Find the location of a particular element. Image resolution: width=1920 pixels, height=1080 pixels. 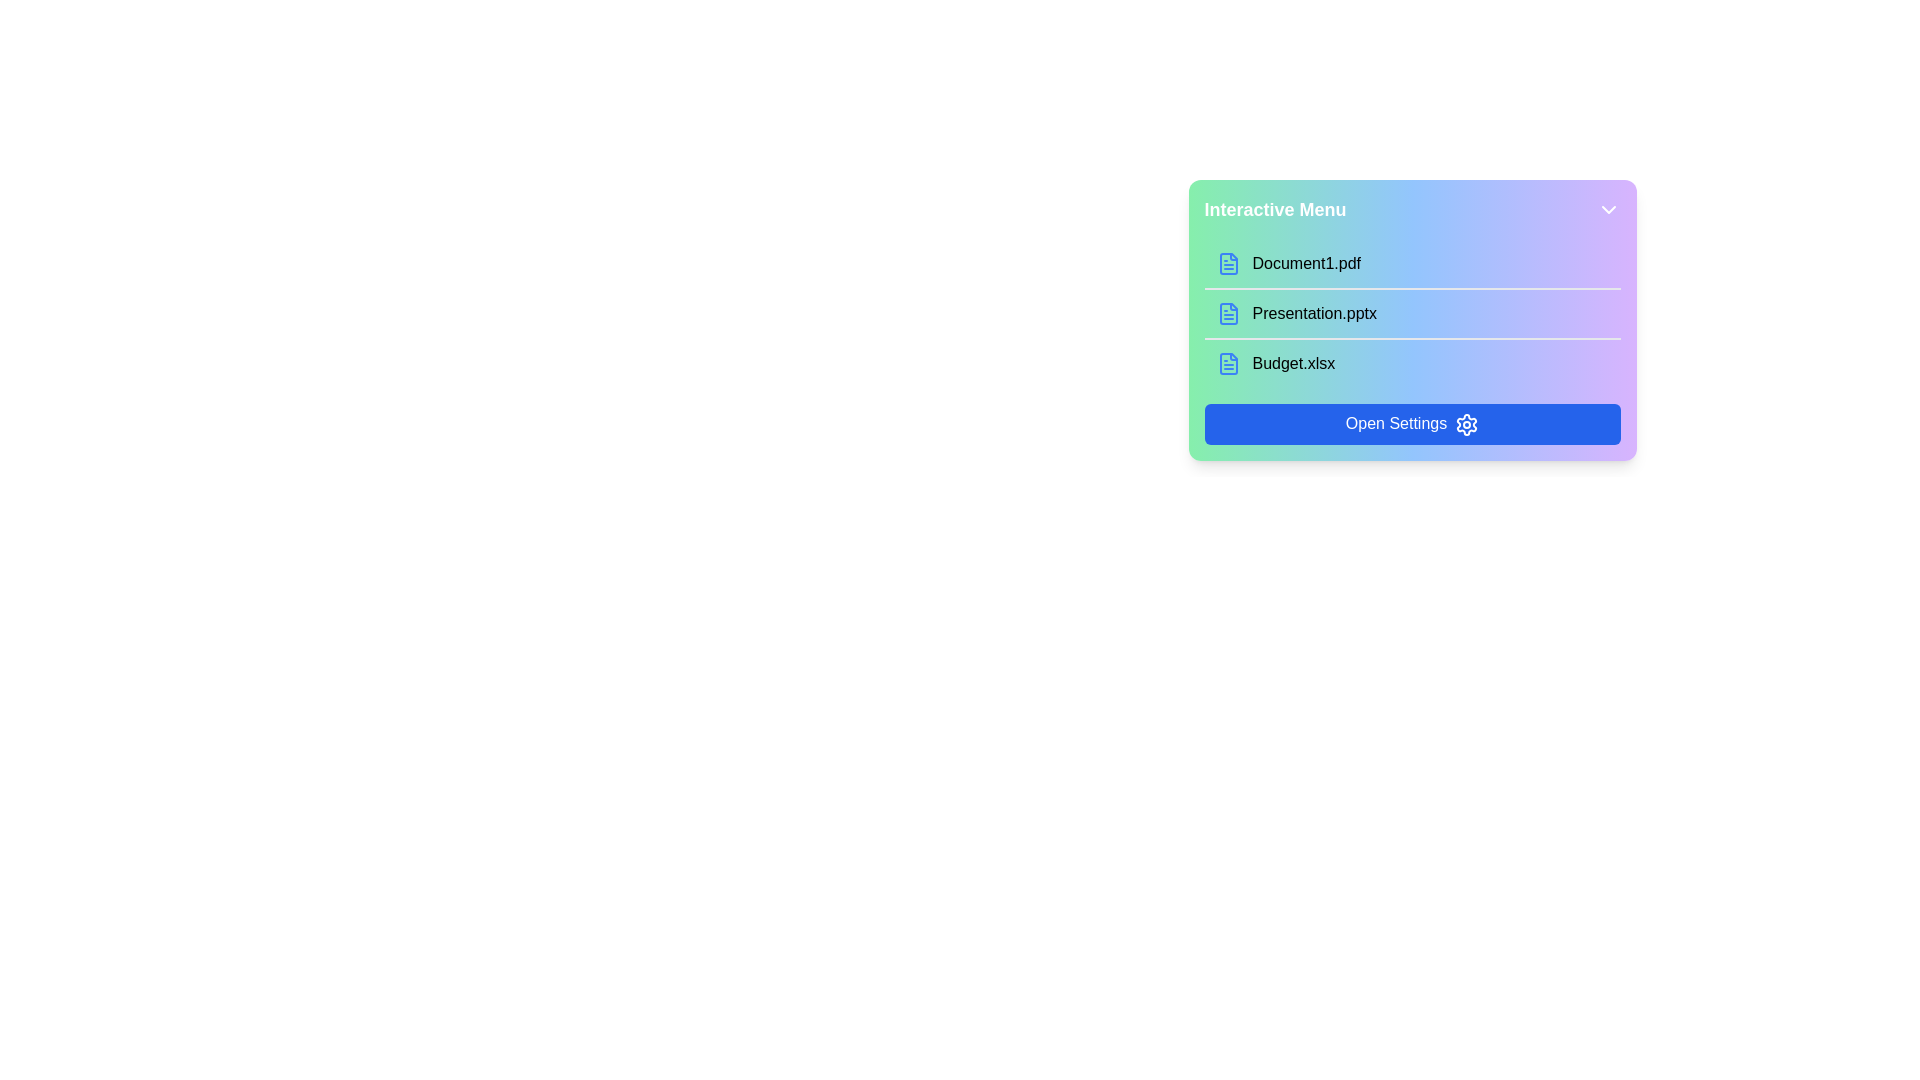

the gear icon, which signifies settings or configuration options, for information about its associated function is located at coordinates (1467, 423).